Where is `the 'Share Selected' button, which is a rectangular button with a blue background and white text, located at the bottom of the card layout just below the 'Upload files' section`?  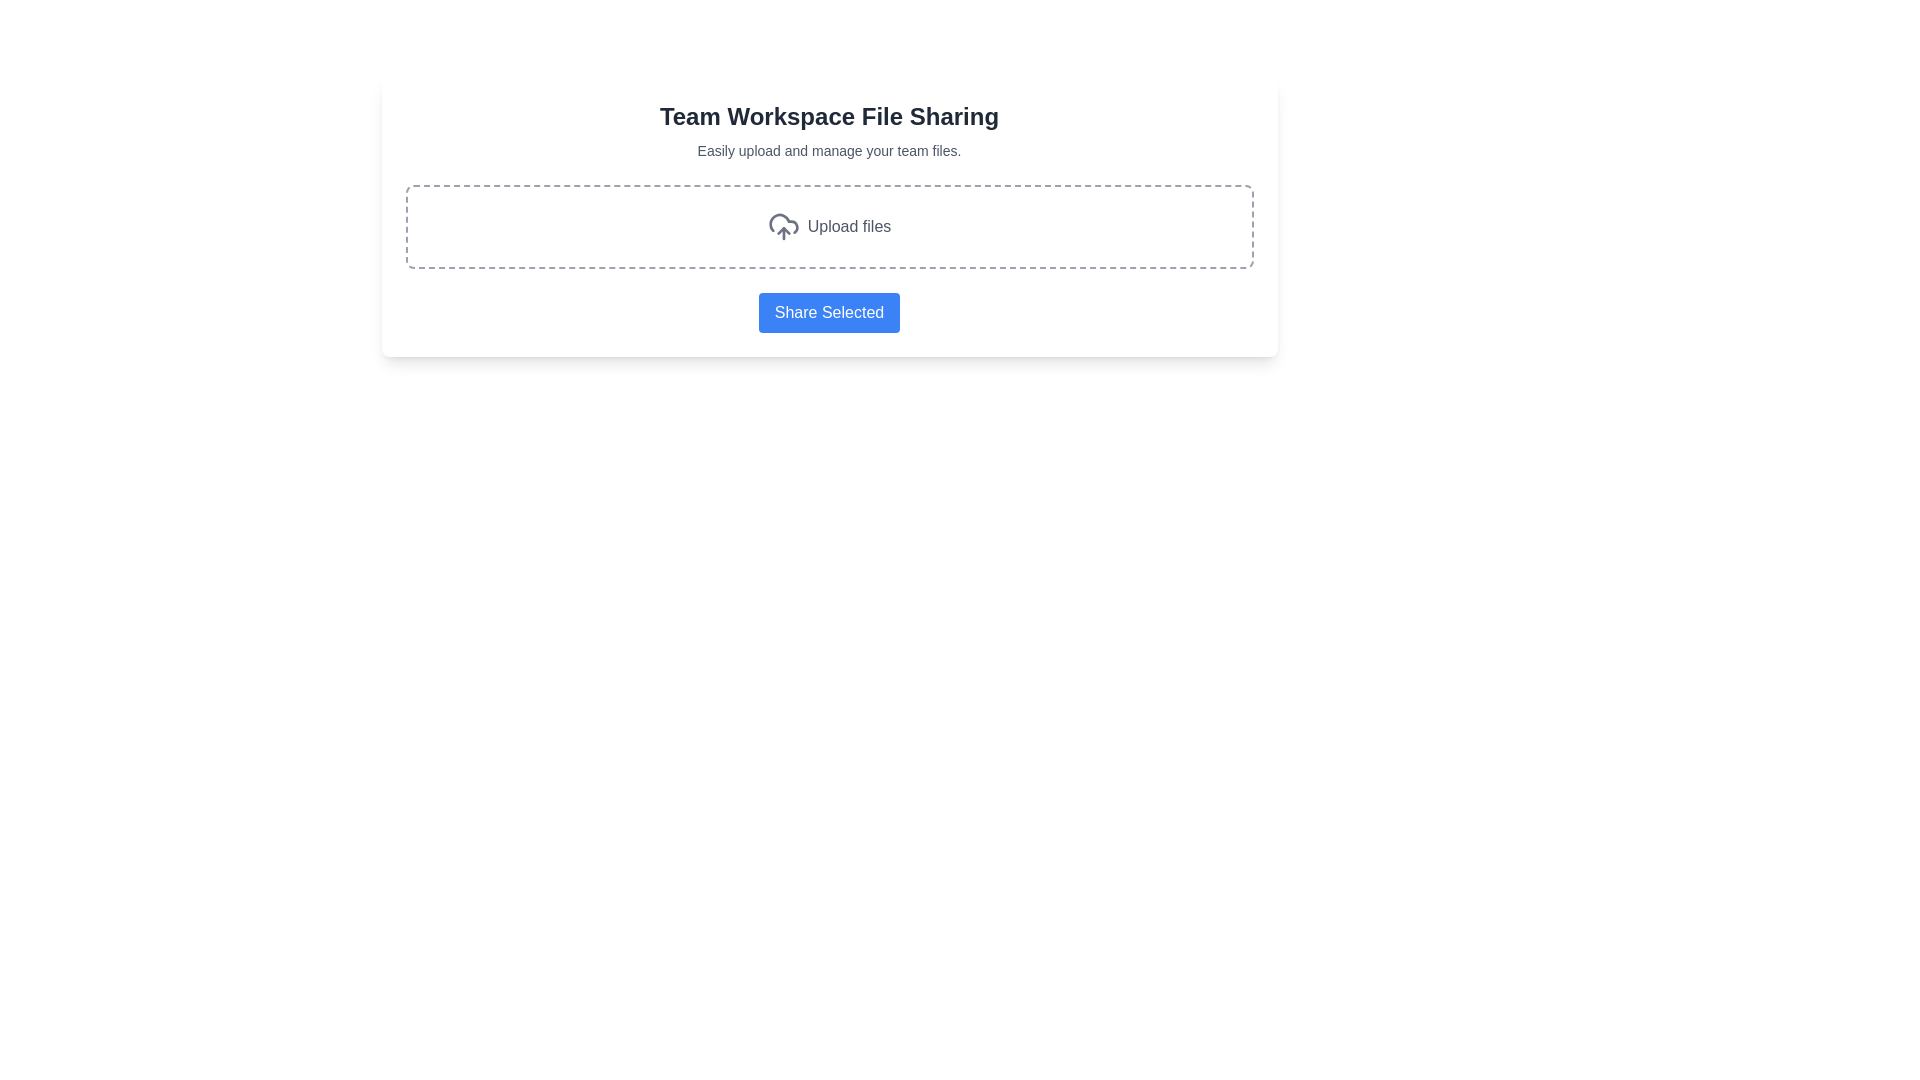 the 'Share Selected' button, which is a rectangular button with a blue background and white text, located at the bottom of the card layout just below the 'Upload files' section is located at coordinates (829, 312).